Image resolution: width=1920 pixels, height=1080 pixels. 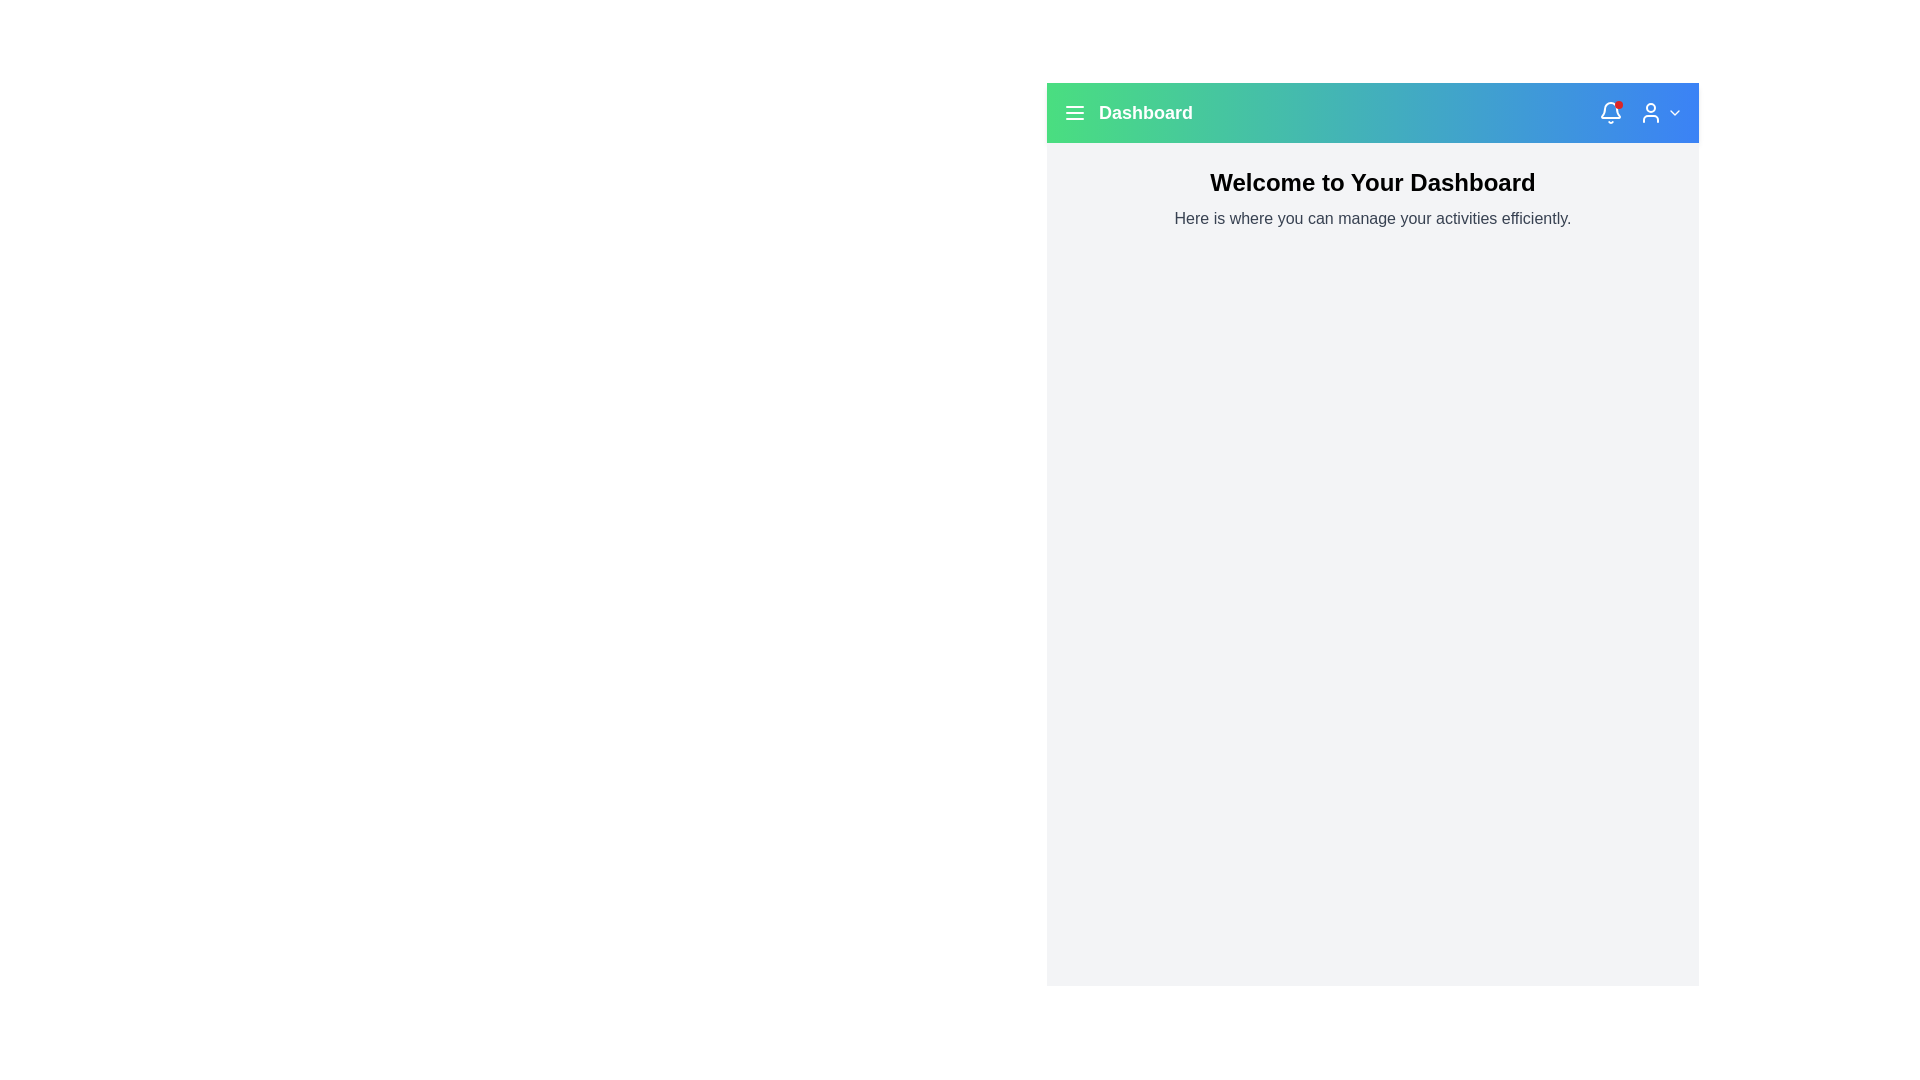 What do you see at coordinates (1611, 110) in the screenshot?
I see `the appearance of the bell icon located in the top-right region of the dashboard header, specifically focusing on the upper curved portion of the minimalist outline design` at bounding box center [1611, 110].